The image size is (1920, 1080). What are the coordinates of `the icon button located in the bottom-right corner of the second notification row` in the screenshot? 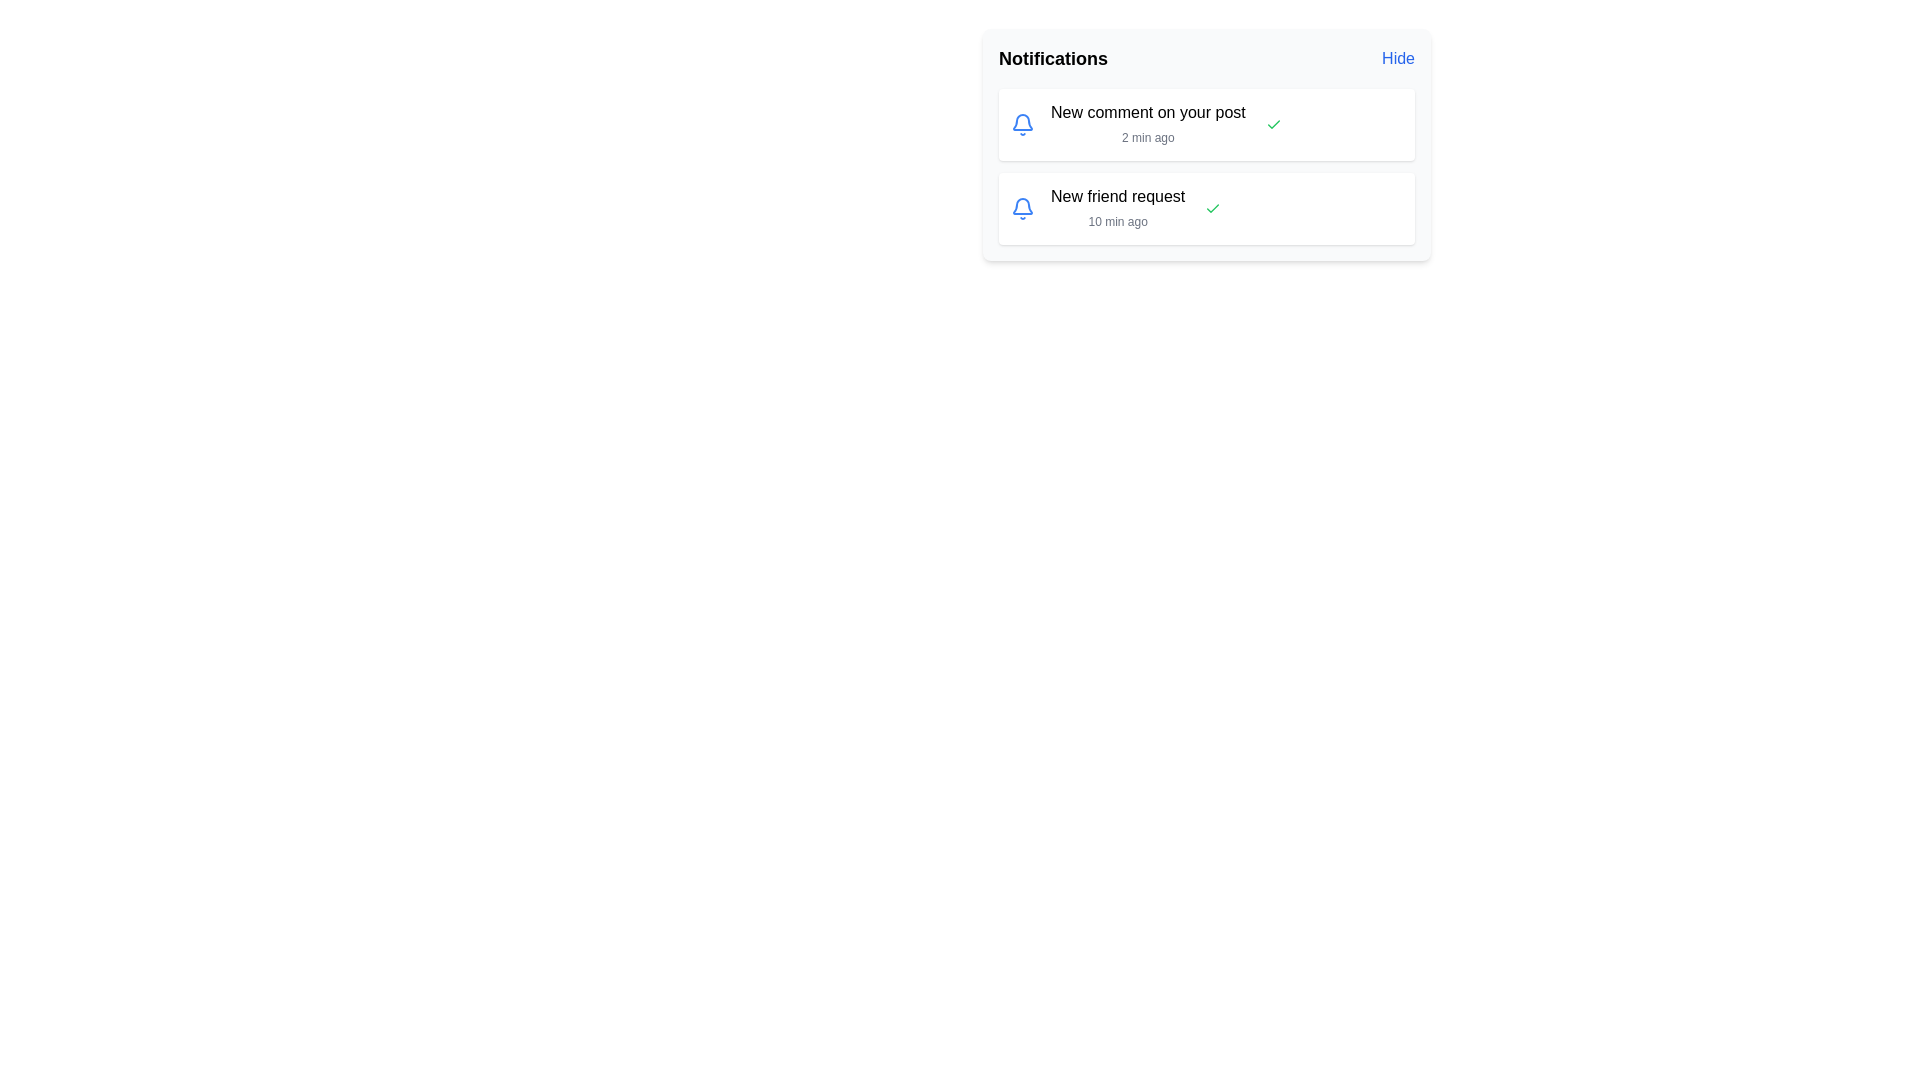 It's located at (1212, 208).